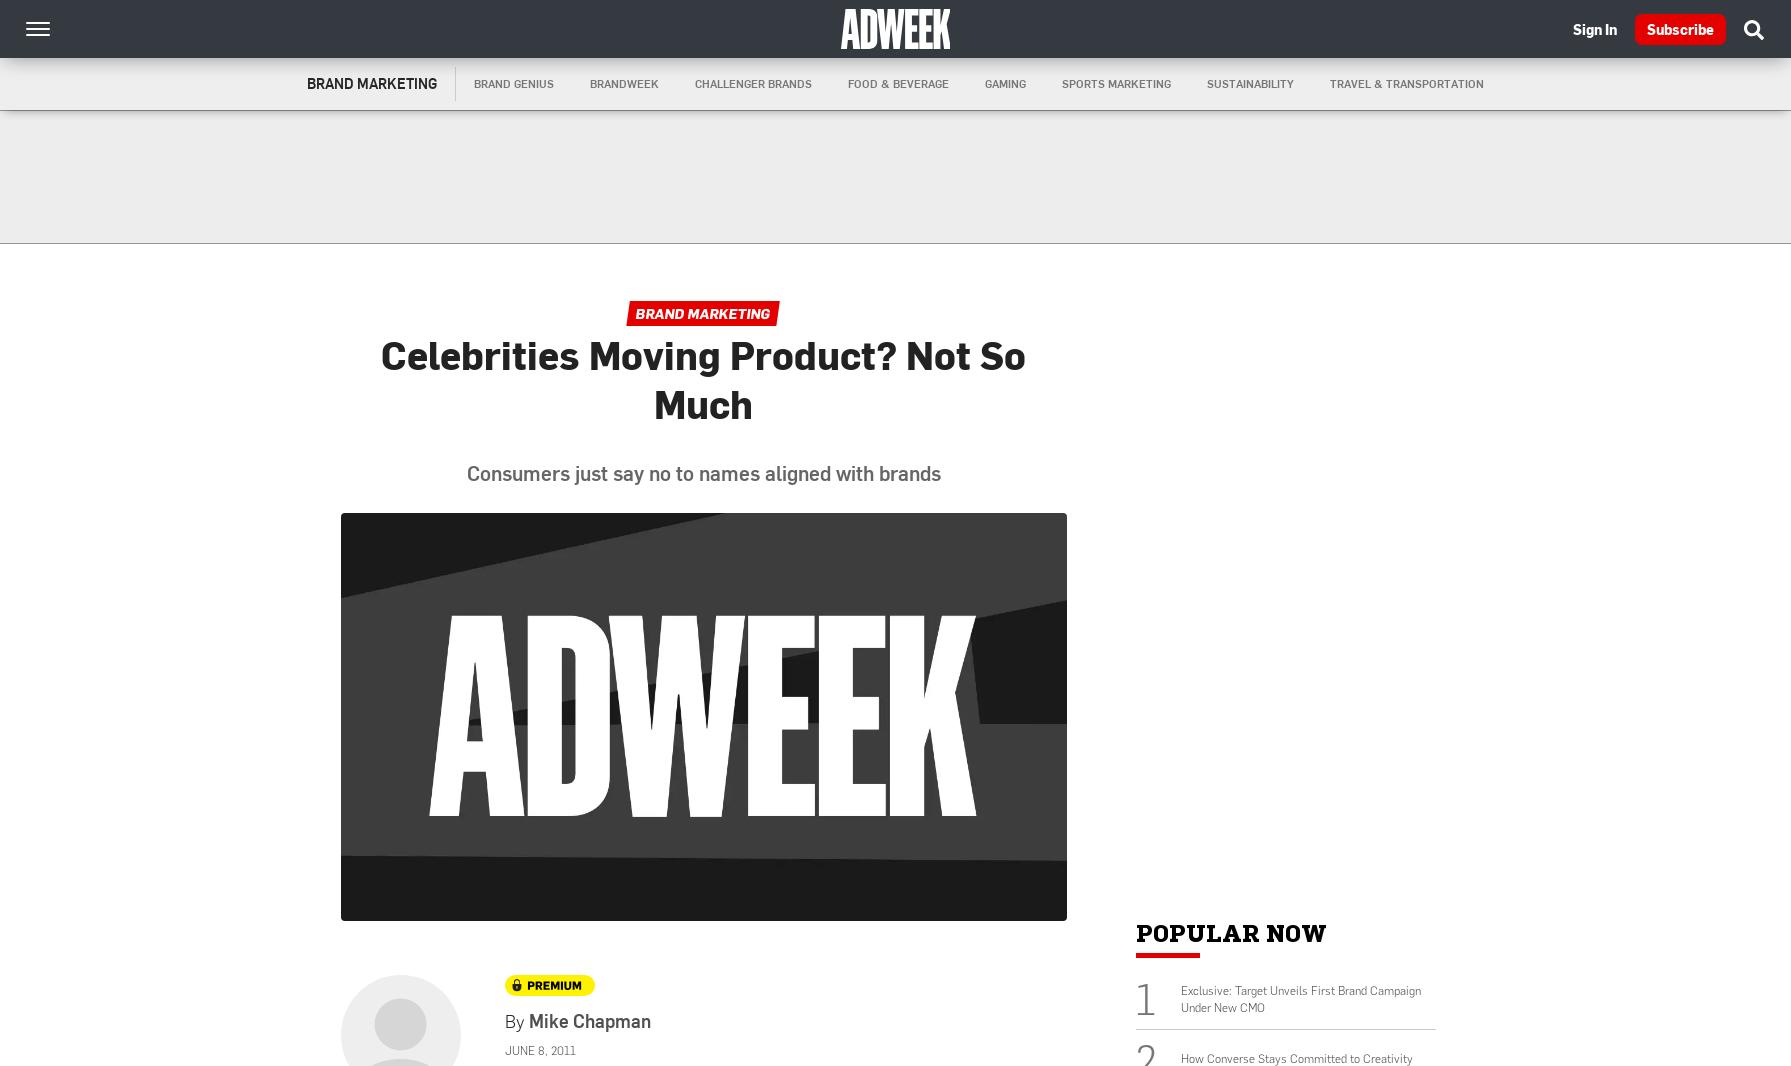 This screenshot has height=1066, width=1791. Describe the element at coordinates (753, 82) in the screenshot. I see `'Challenger Brands'` at that location.